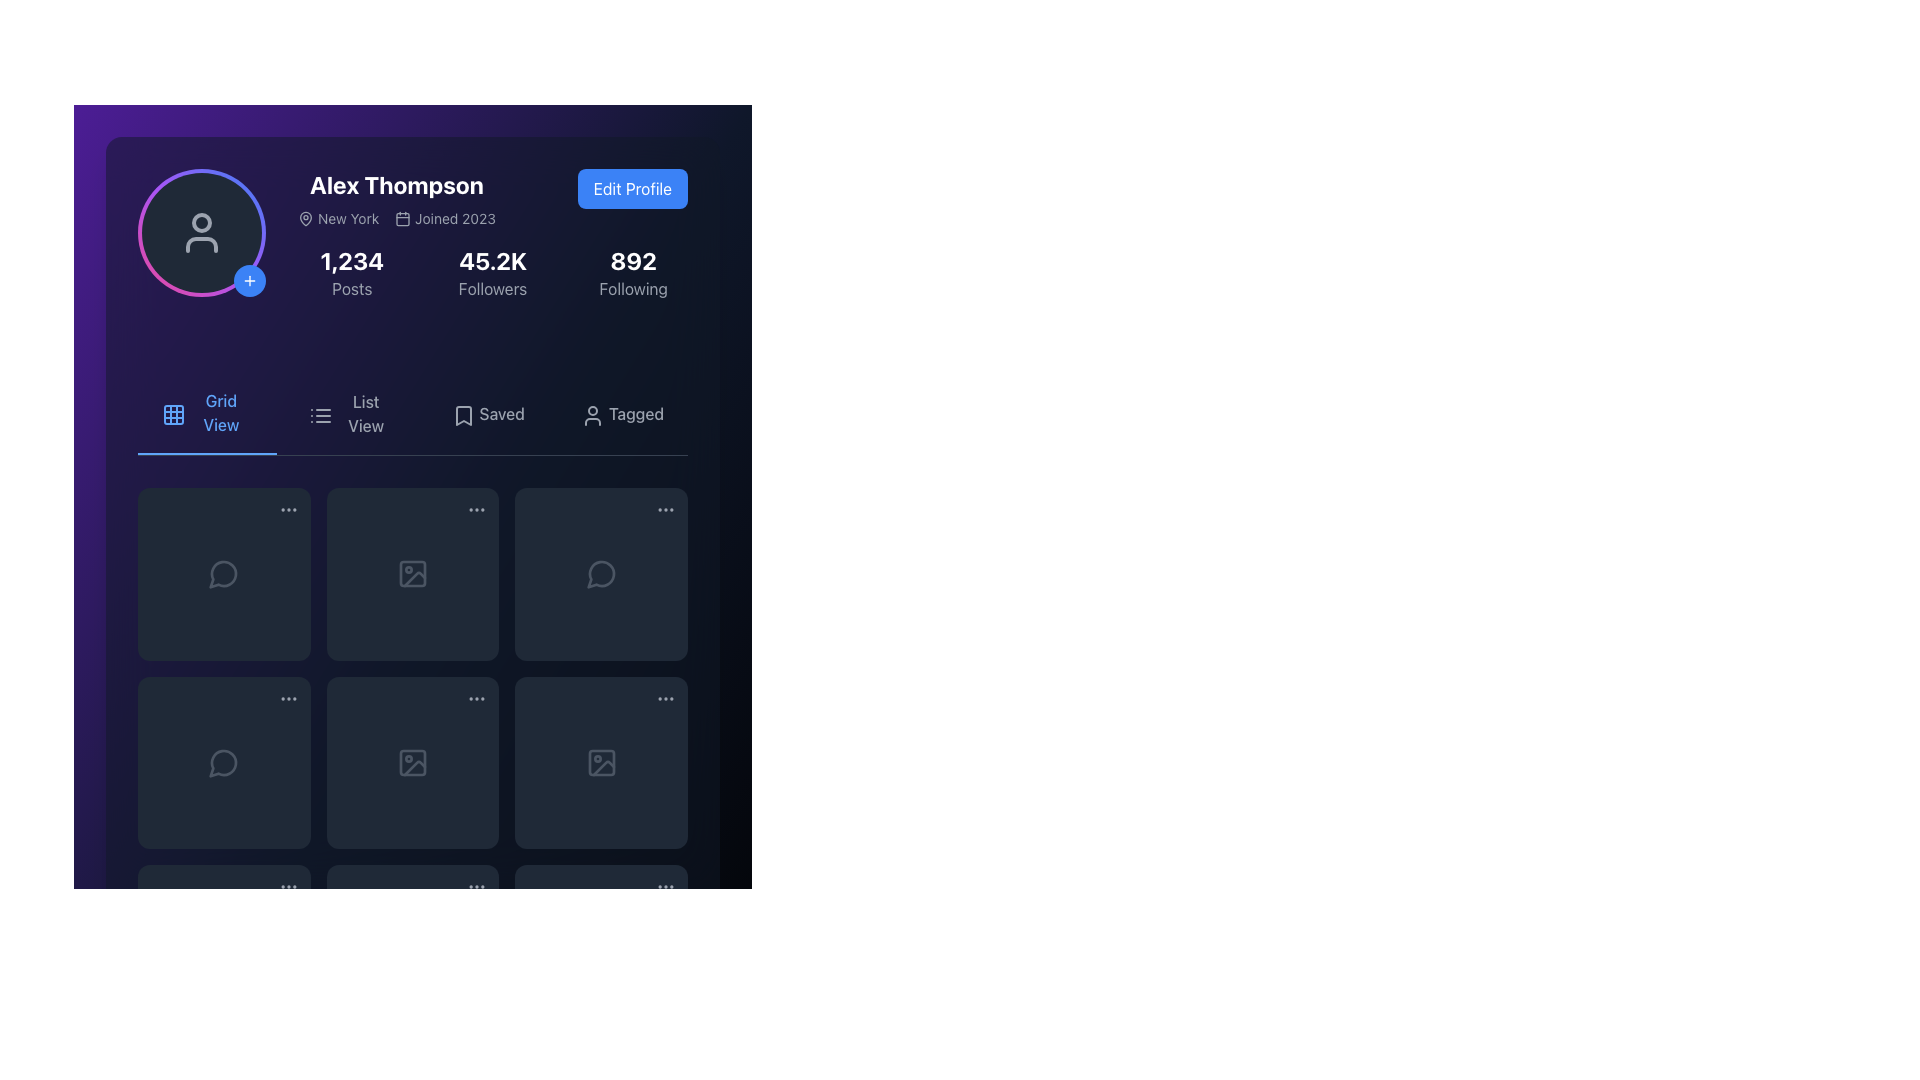 The width and height of the screenshot is (1920, 1080). I want to click on the circular button with an ellipsis icon located in the top-right section of the square card, which provides additional options or interactions, so click(476, 887).